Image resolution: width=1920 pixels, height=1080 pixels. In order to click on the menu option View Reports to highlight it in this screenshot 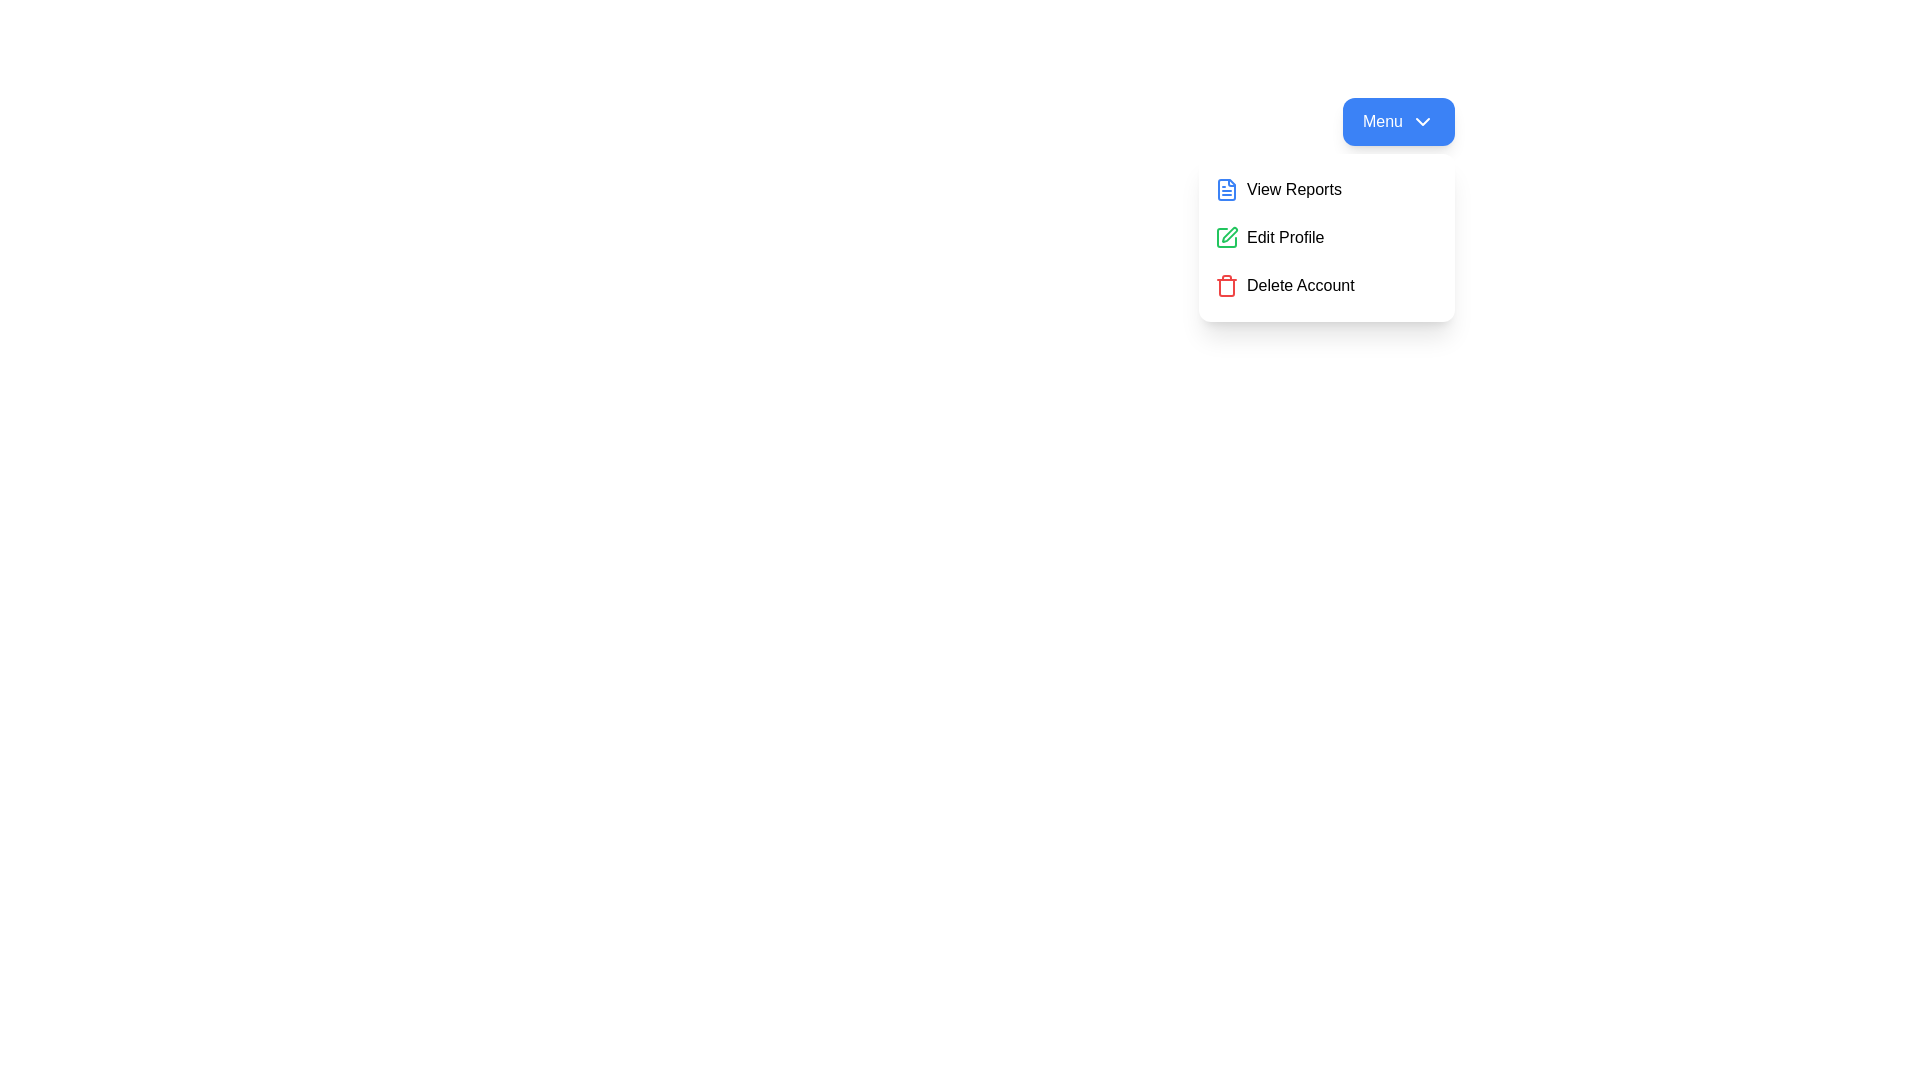, I will do `click(1327, 189)`.